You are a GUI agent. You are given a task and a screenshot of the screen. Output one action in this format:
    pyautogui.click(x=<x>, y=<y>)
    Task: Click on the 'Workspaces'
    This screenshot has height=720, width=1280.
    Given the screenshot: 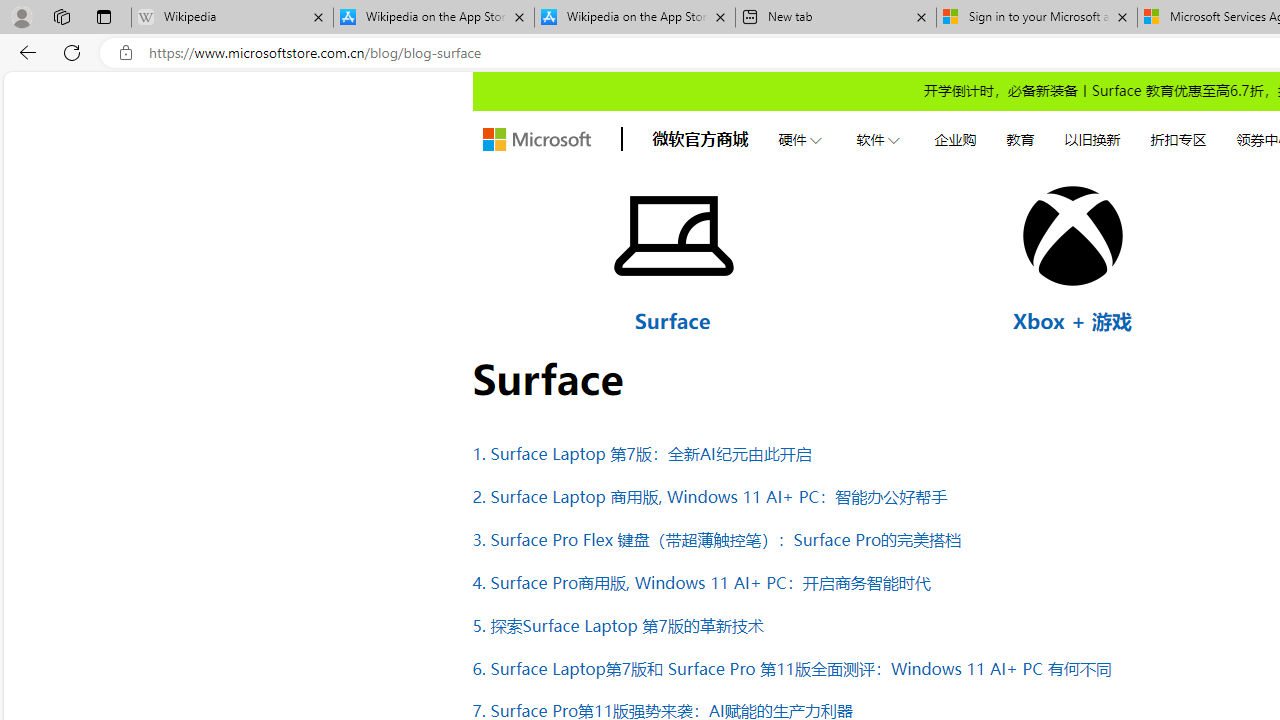 What is the action you would take?
    pyautogui.click(x=61, y=16)
    